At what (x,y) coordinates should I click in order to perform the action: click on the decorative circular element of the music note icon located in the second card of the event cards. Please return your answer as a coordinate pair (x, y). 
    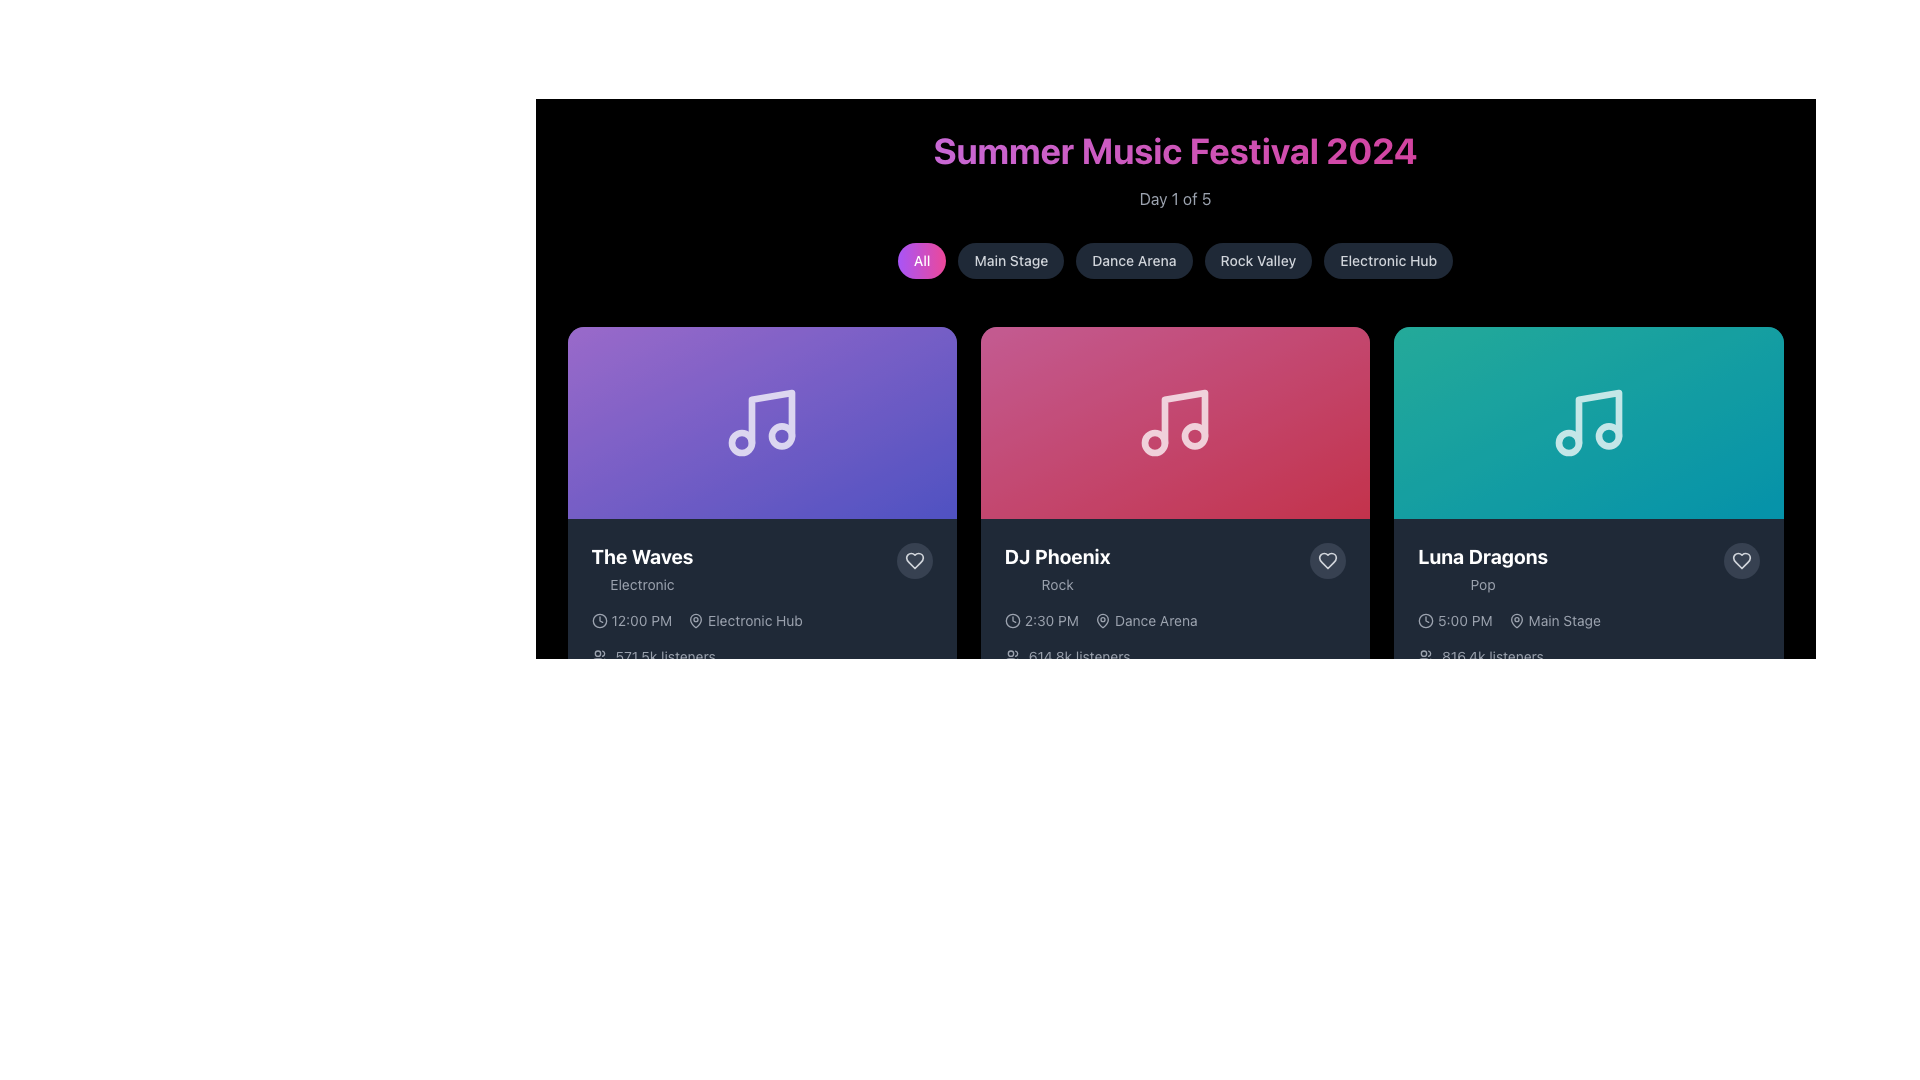
    Looking at the image, I should click on (1155, 442).